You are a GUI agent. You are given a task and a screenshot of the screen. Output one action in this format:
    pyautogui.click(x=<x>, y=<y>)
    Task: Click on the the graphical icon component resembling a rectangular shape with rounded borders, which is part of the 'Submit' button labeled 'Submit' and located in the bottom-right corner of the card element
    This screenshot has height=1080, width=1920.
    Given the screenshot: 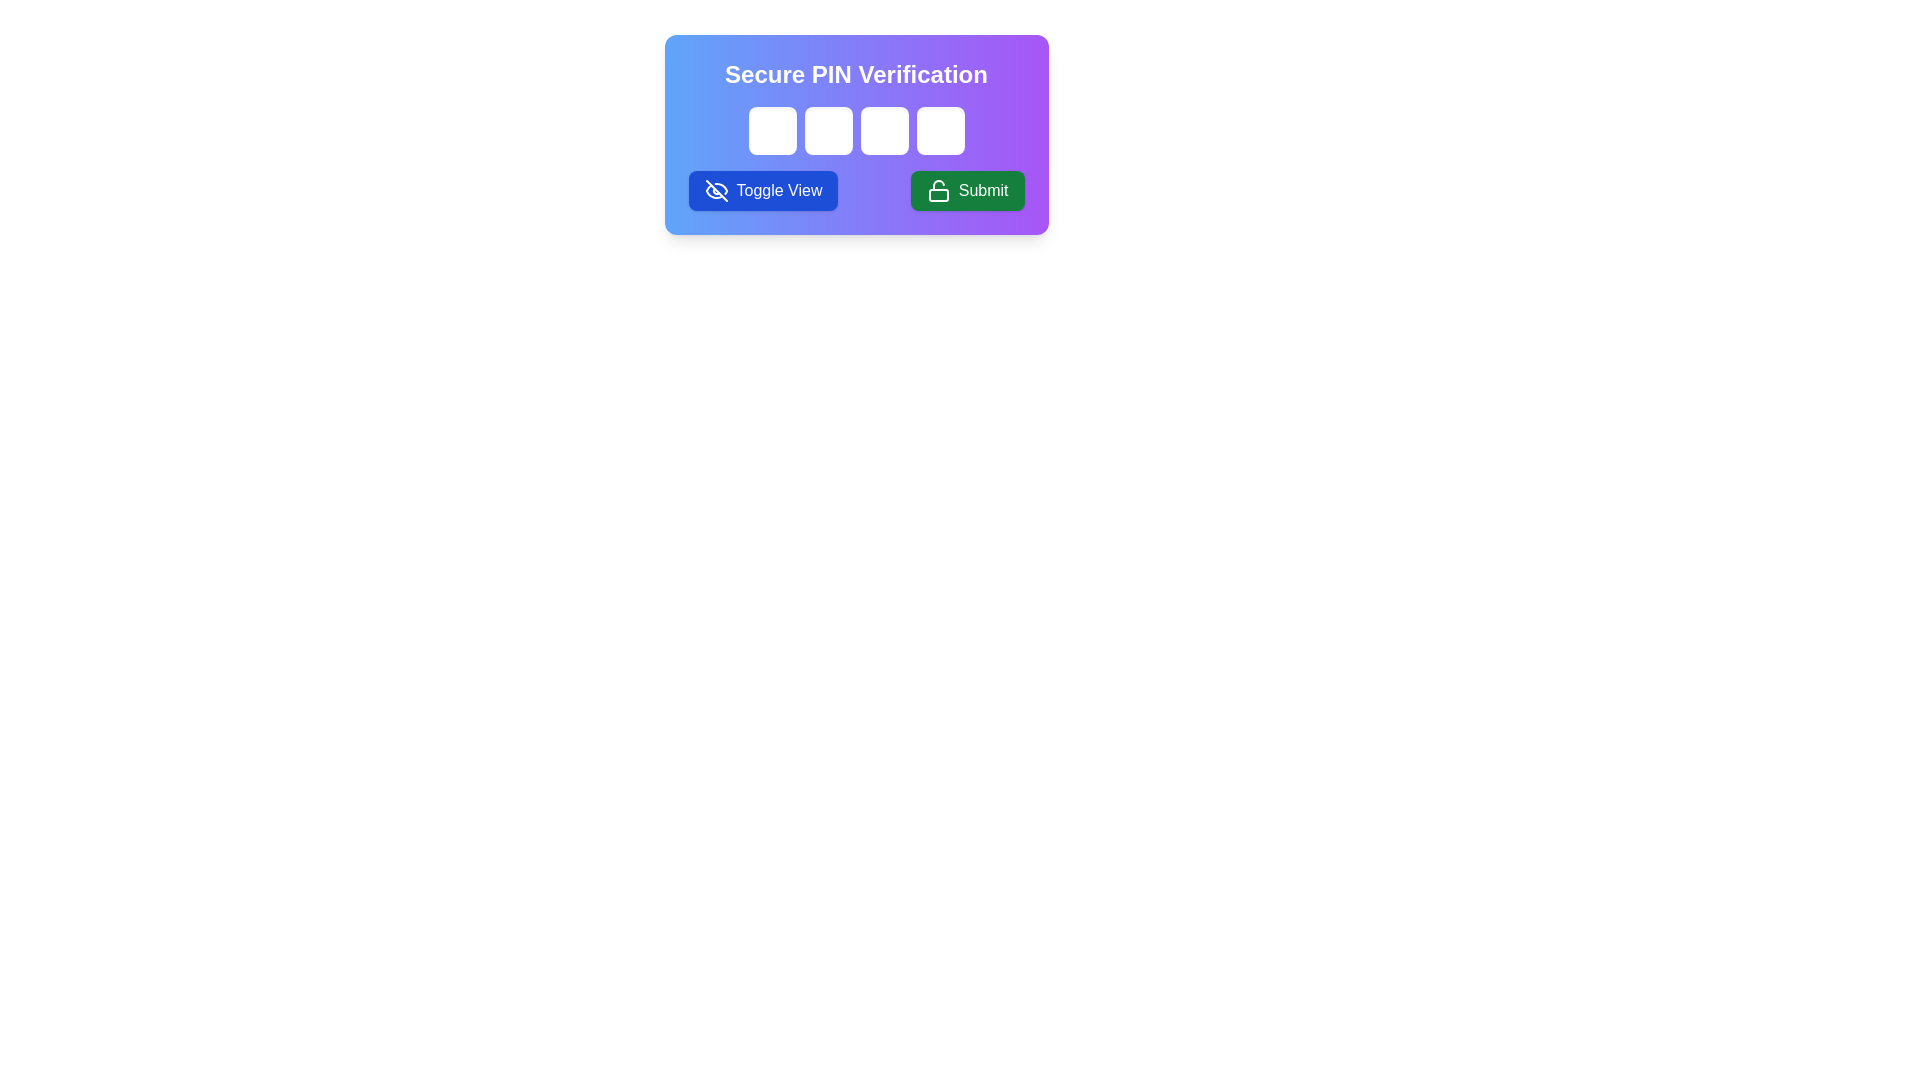 What is the action you would take?
    pyautogui.click(x=937, y=195)
    